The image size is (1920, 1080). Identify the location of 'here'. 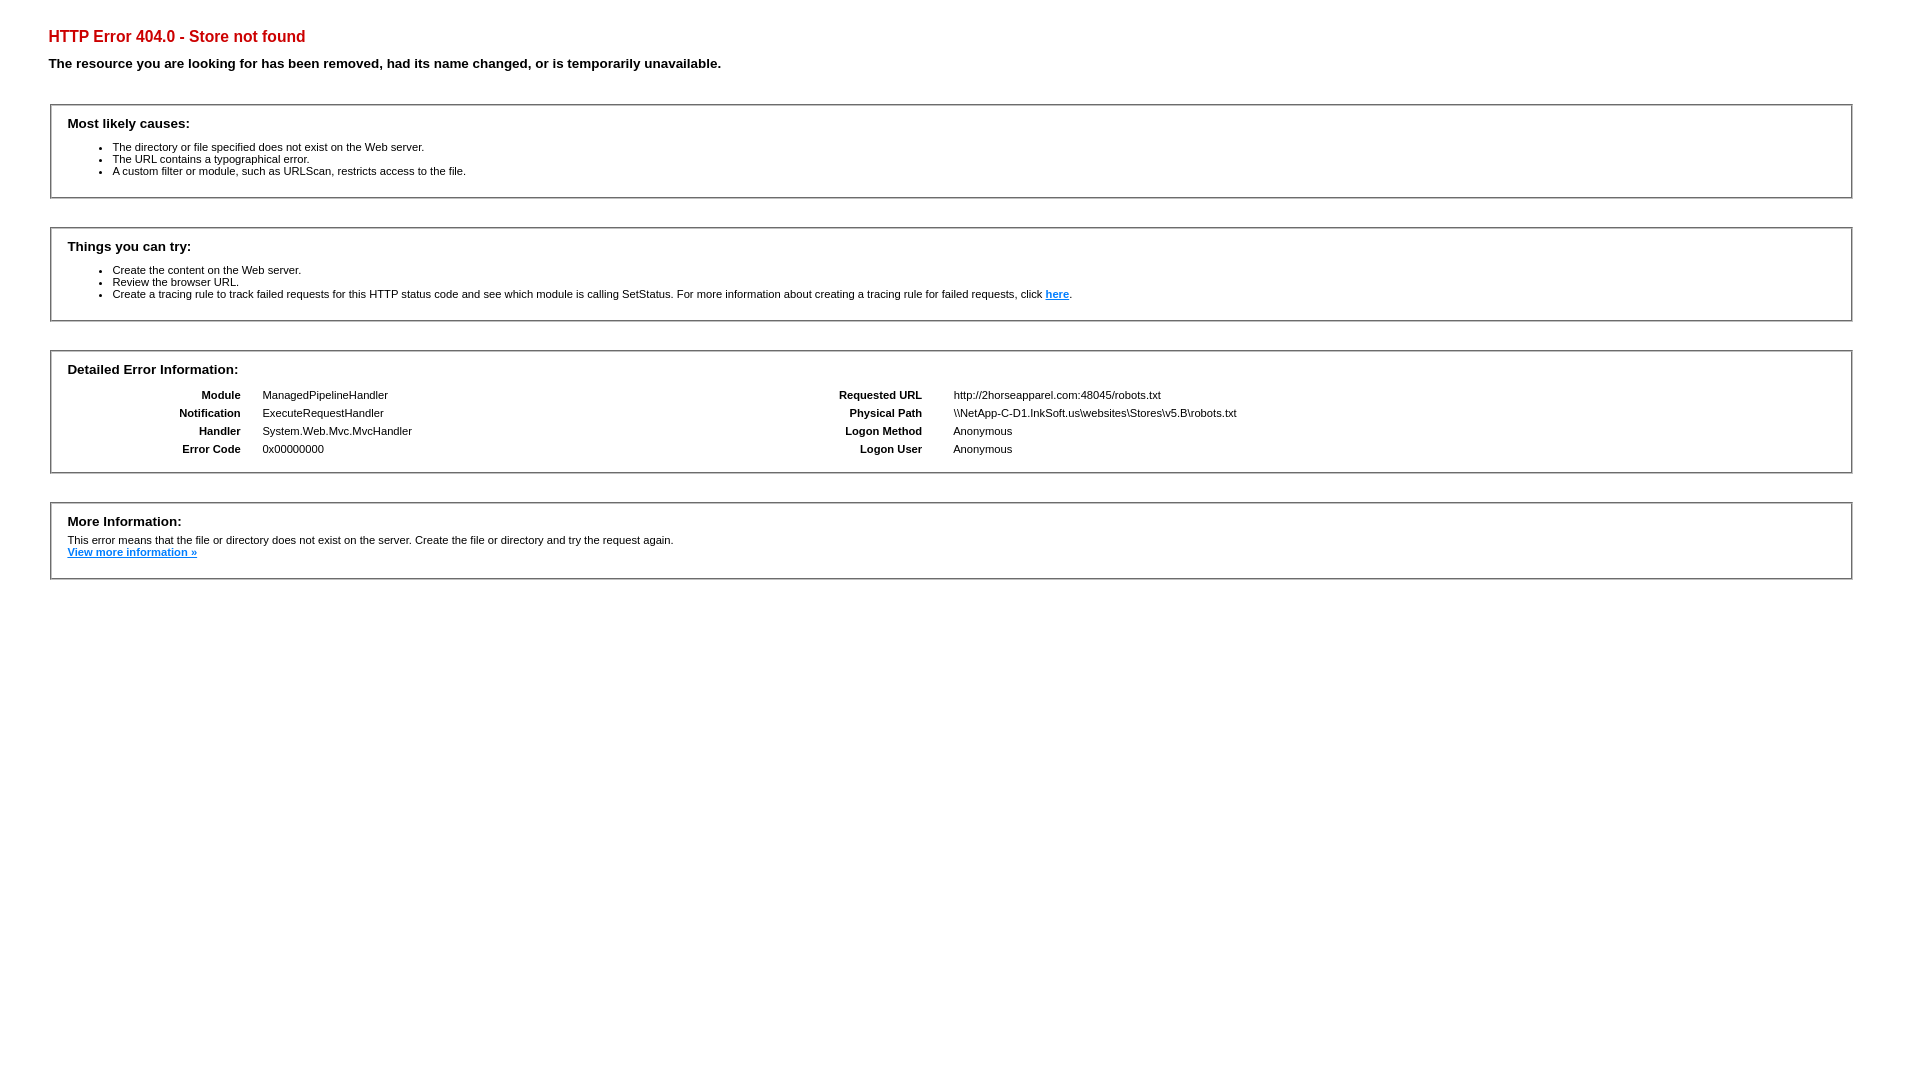
(1056, 293).